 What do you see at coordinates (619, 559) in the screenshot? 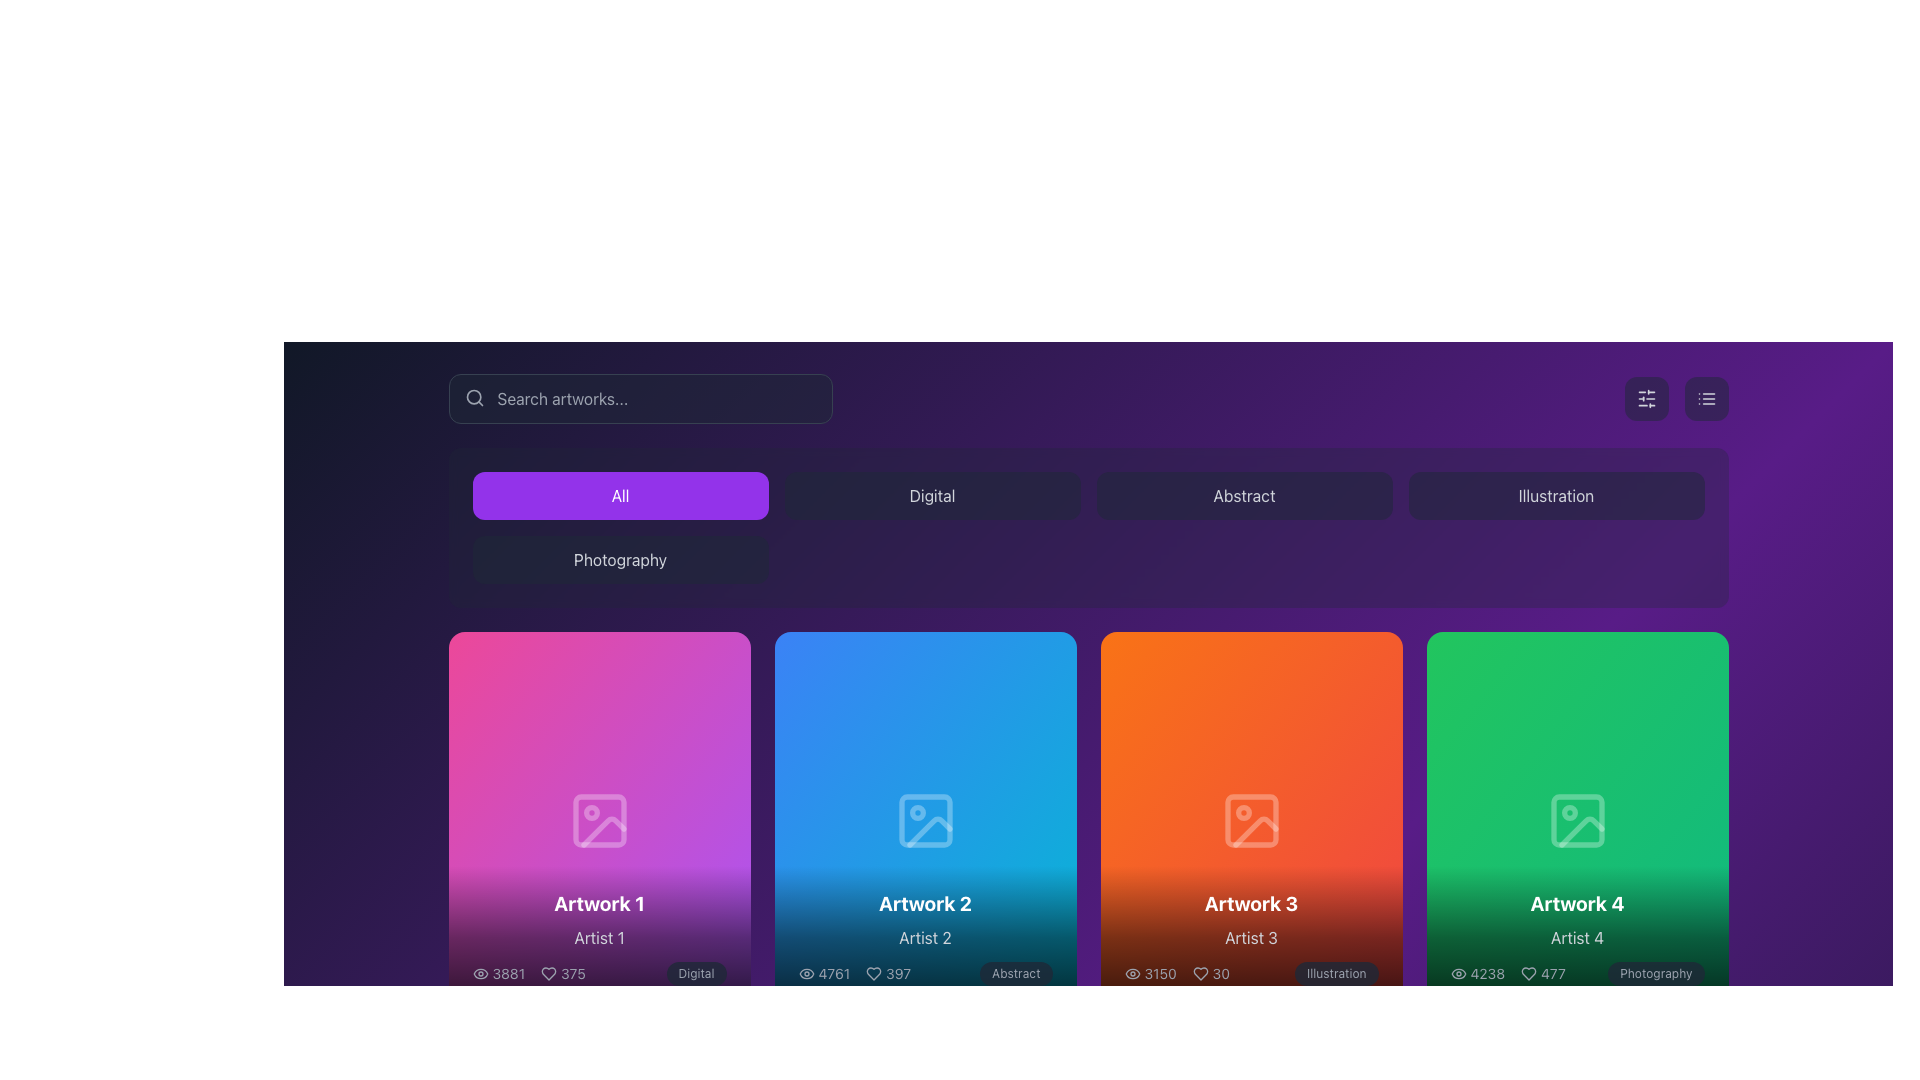
I see `the button labeled 'Photography' which is the fifth button in a grid layout, to observe its visual hover effect` at bounding box center [619, 559].